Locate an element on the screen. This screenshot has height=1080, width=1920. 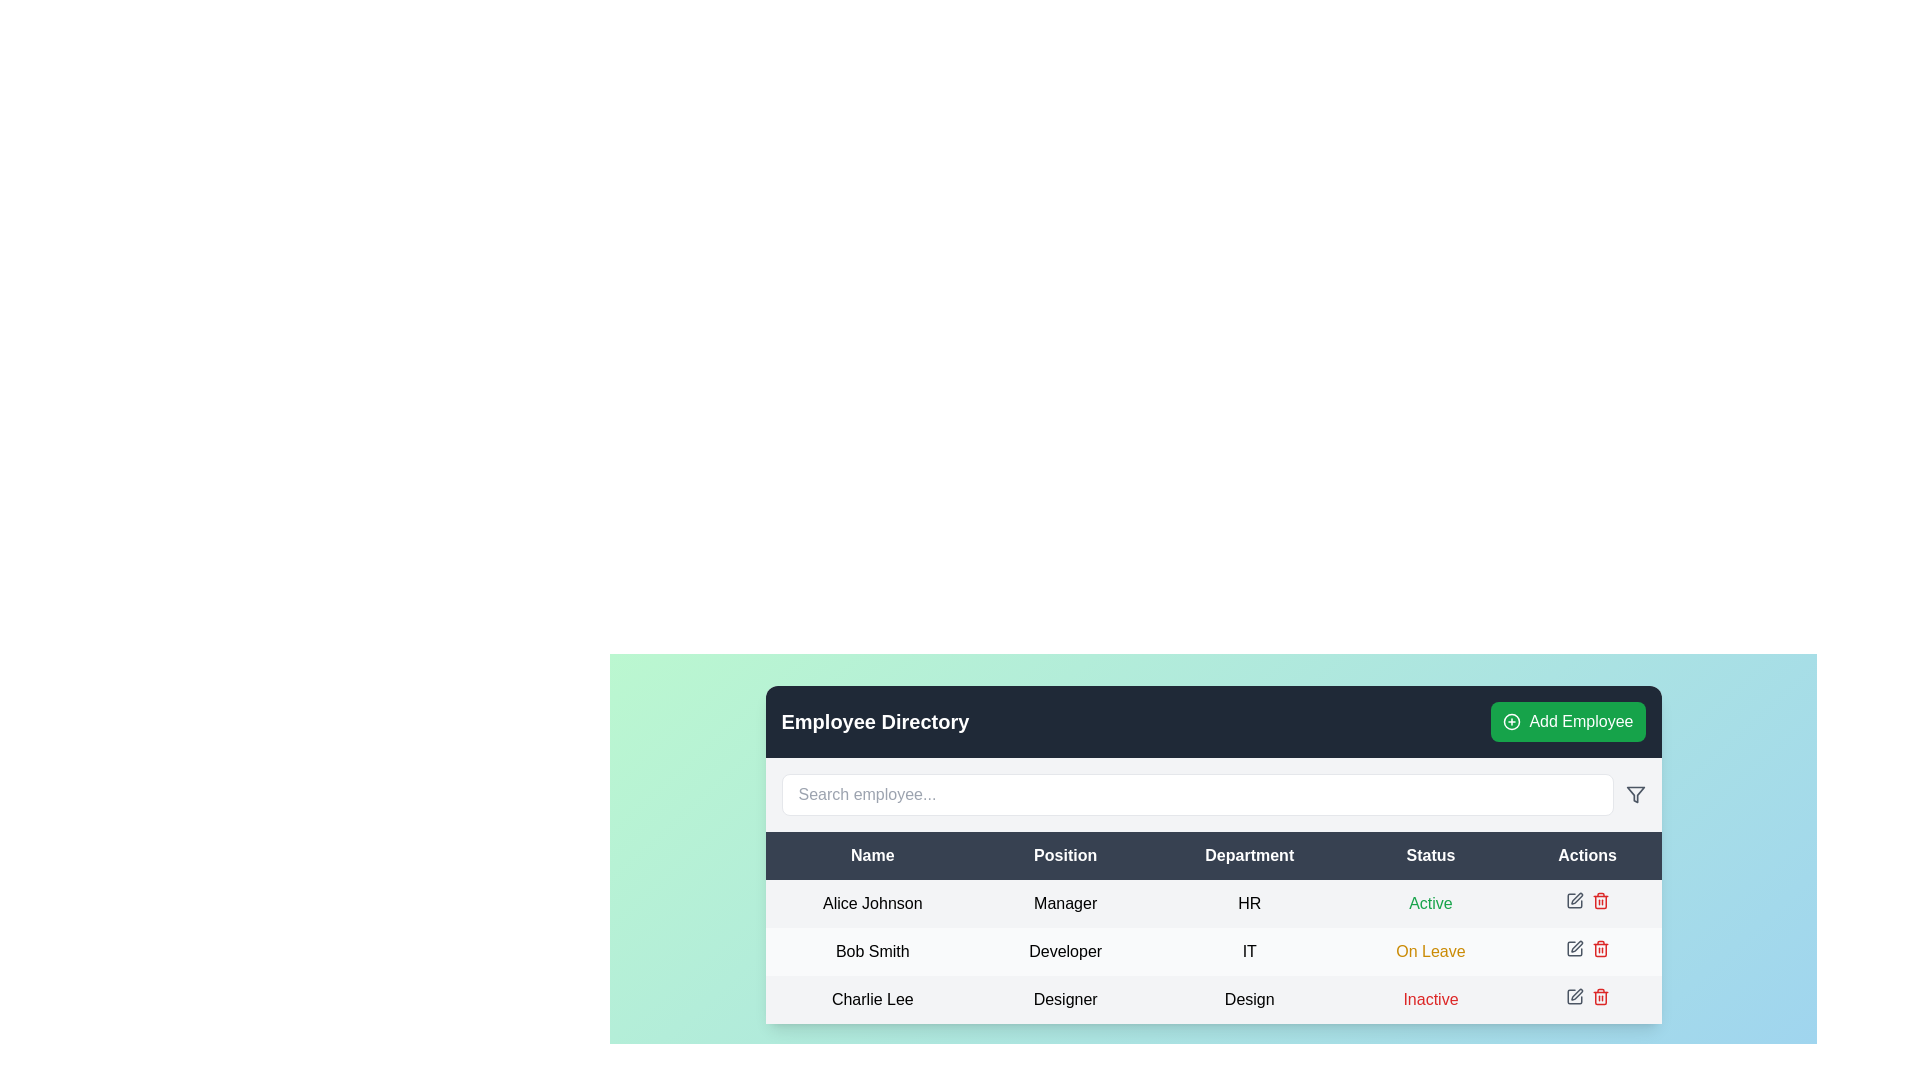
the gray square icon with a pen overlay located in the 'Actions' column of the first row associated with 'Alice Johnson' to initiate the edit action is located at coordinates (1573, 901).